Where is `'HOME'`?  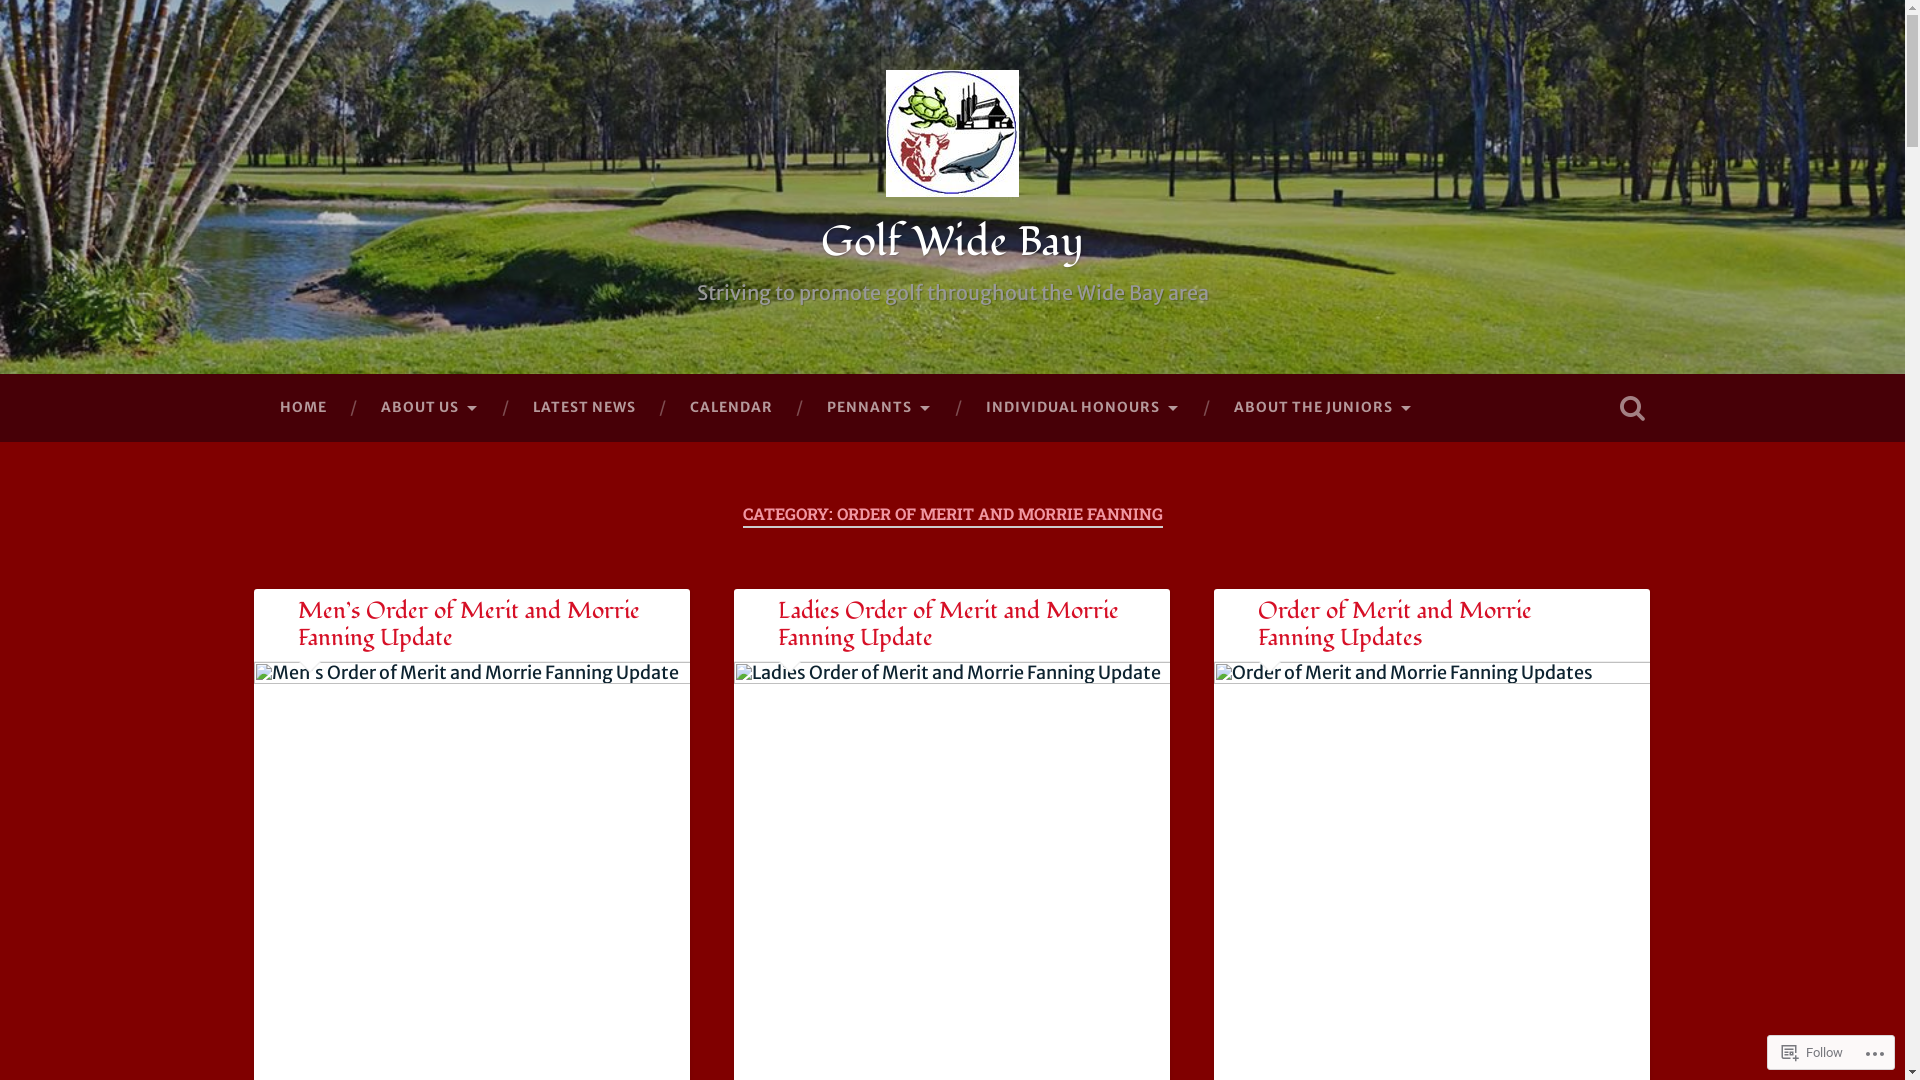 'HOME' is located at coordinates (301, 407).